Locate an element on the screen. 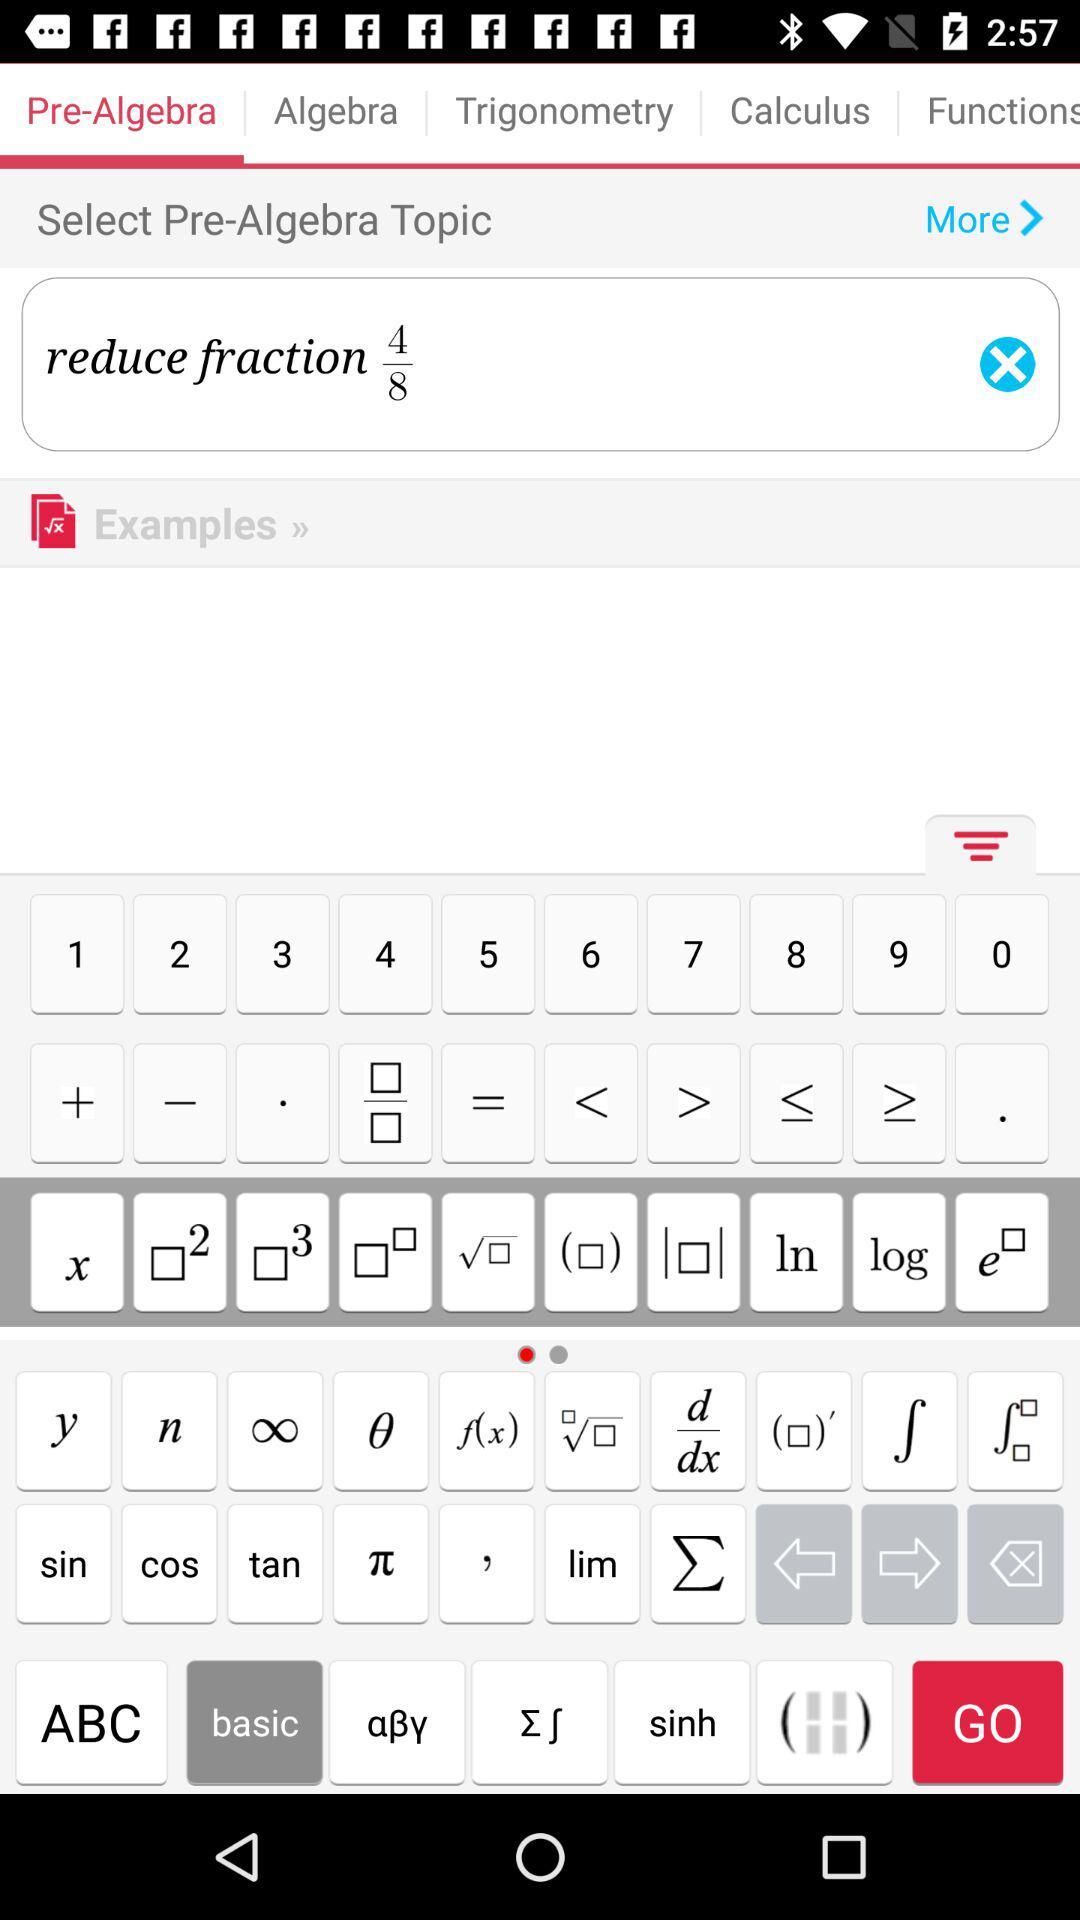 This screenshot has width=1080, height=1920. y is located at coordinates (62, 1429).